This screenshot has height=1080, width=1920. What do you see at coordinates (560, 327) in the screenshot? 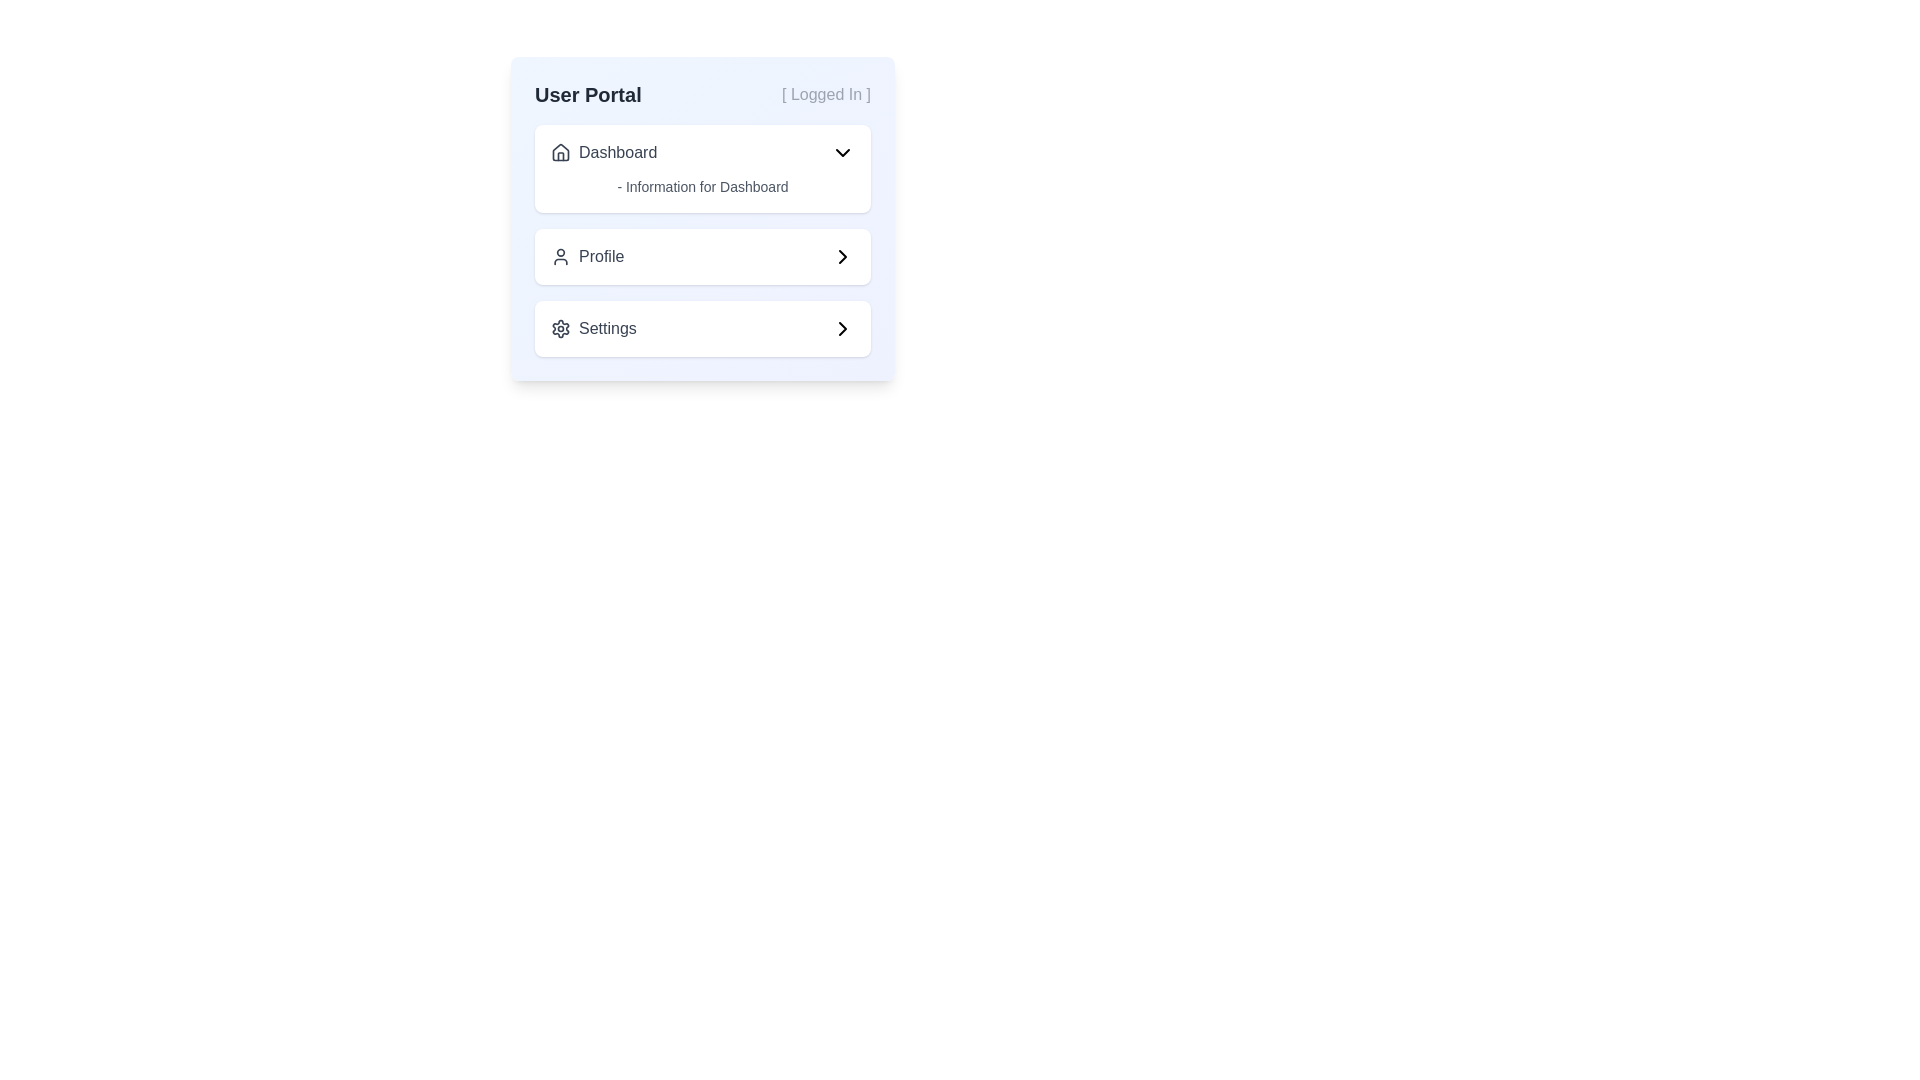
I see `the settings icon, which is the central decorative component within the settings feature located next to the label 'Settings' on its left` at bounding box center [560, 327].